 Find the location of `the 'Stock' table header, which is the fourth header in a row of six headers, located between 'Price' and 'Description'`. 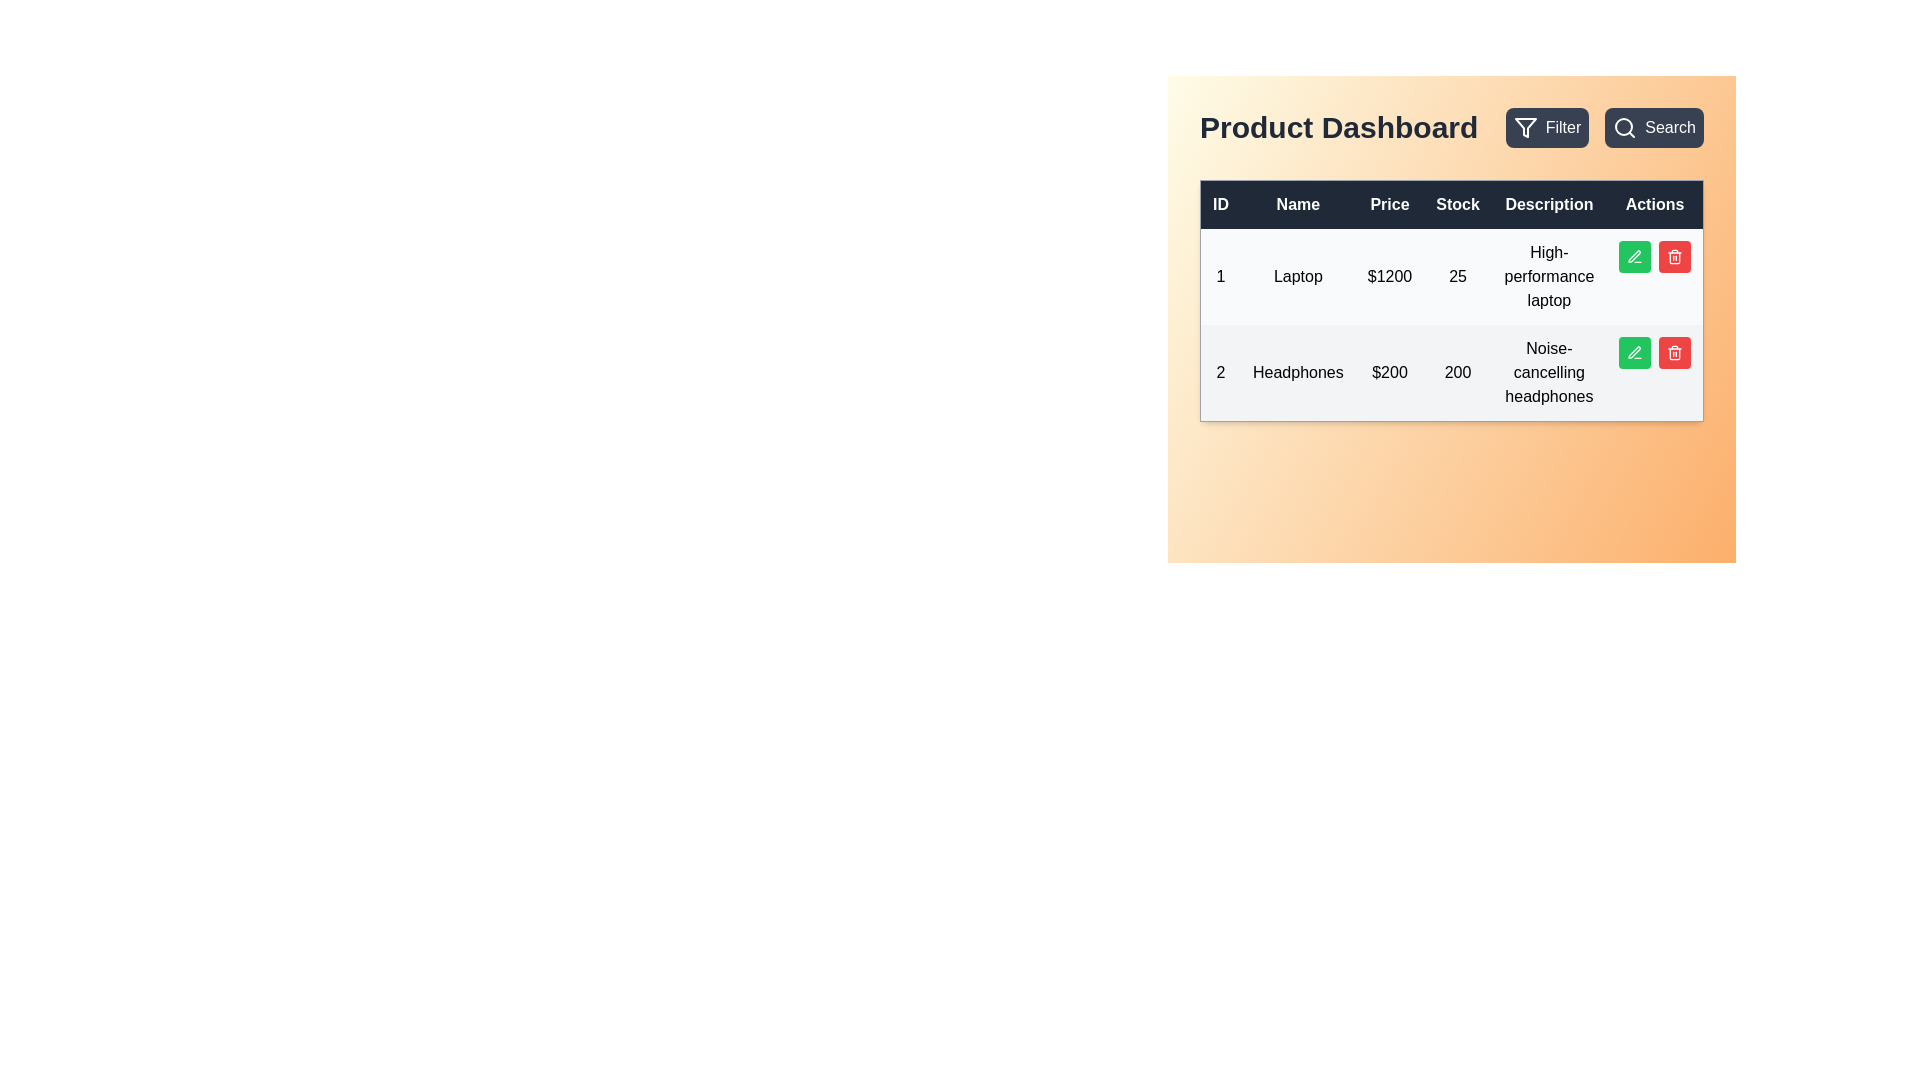

the 'Stock' table header, which is the fourth header in a row of six headers, located between 'Price' and 'Description' is located at coordinates (1451, 204).